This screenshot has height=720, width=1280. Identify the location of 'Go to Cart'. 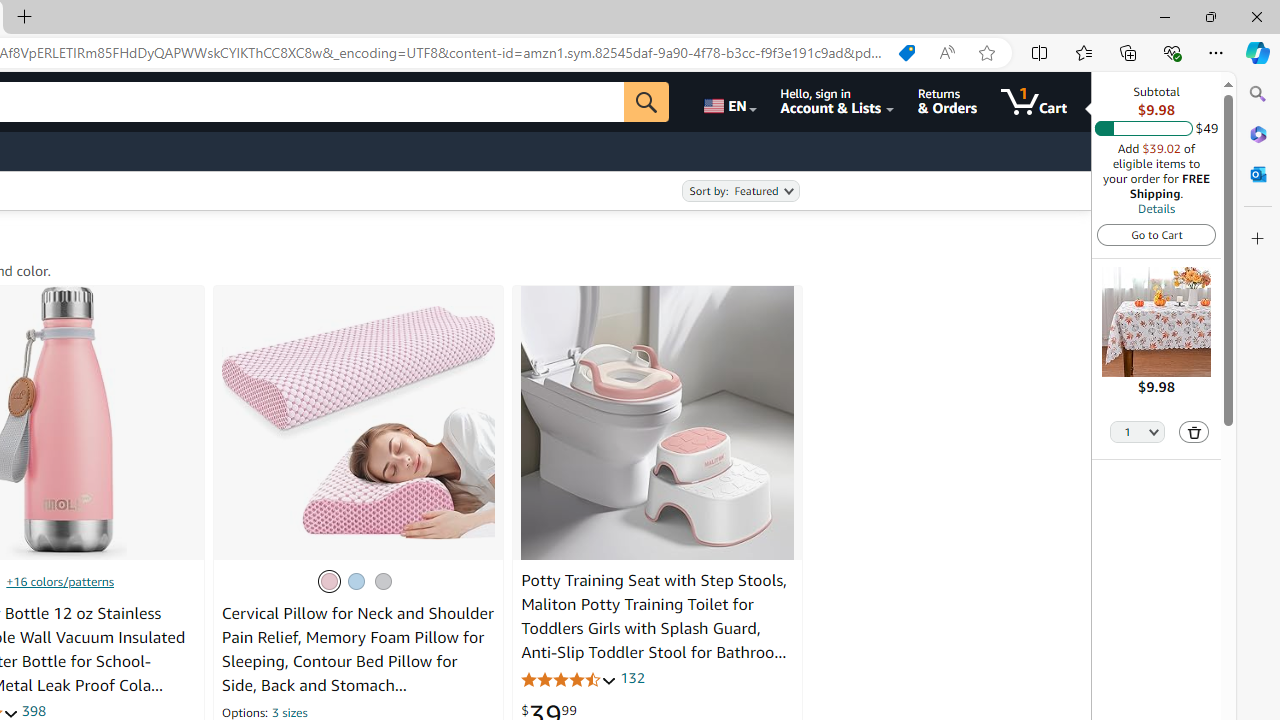
(1156, 233).